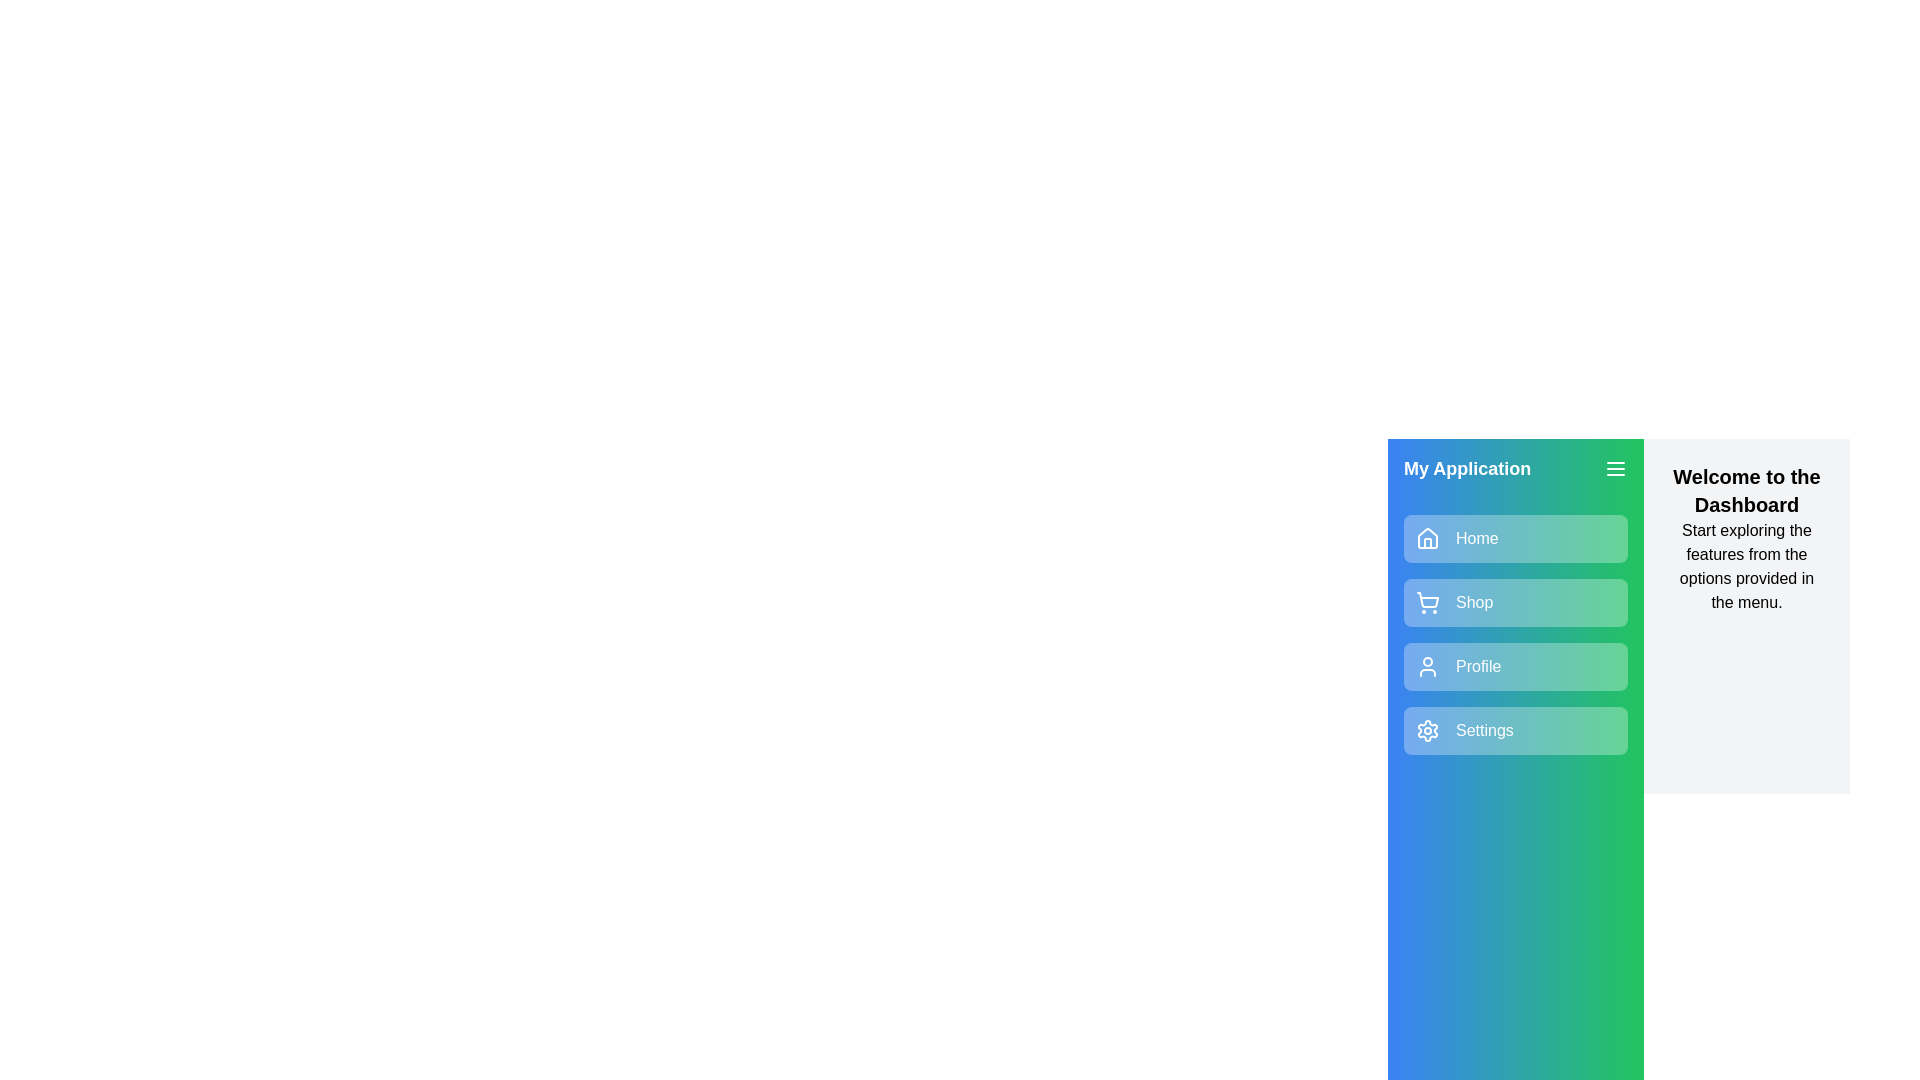 Image resolution: width=1920 pixels, height=1080 pixels. I want to click on the menu item corresponding to Shop, so click(1516, 601).